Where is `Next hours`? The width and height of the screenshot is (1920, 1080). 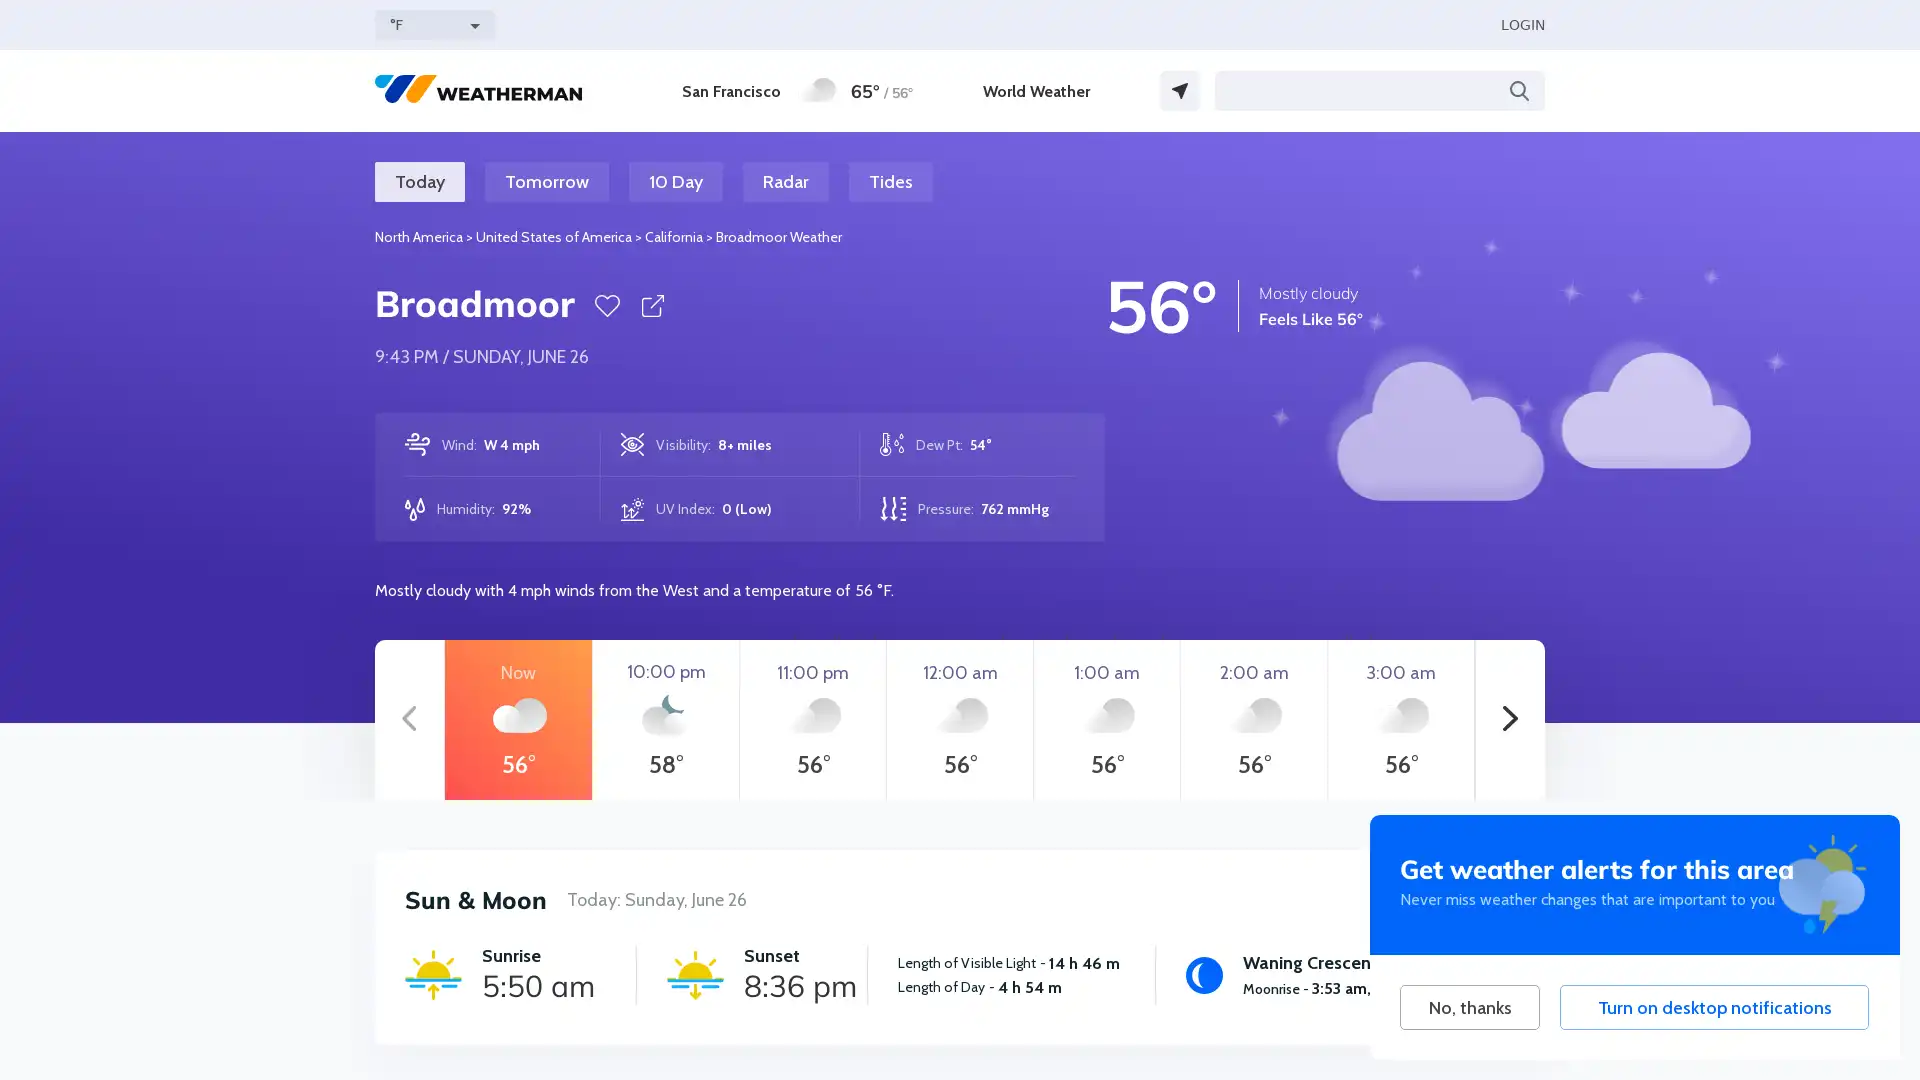 Next hours is located at coordinates (1510, 720).